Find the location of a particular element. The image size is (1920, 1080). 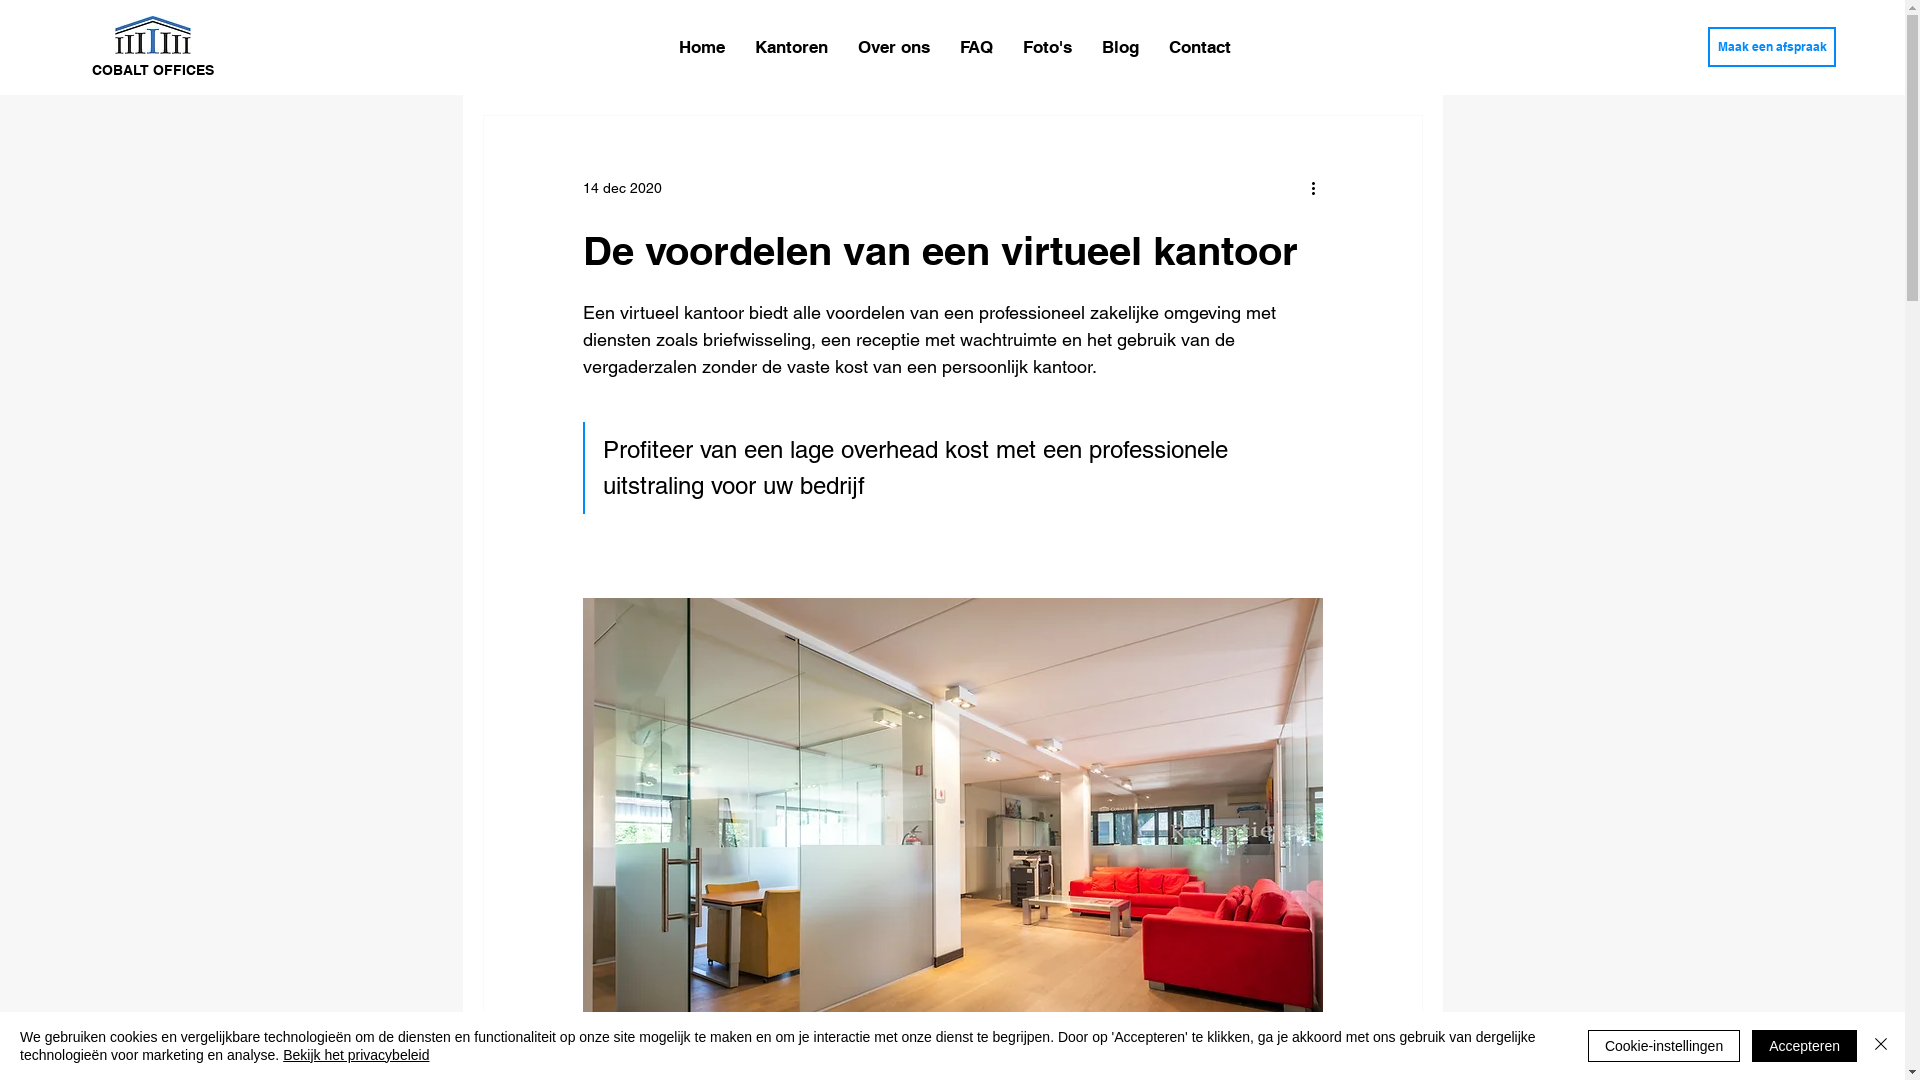

'Blog' is located at coordinates (1120, 45).